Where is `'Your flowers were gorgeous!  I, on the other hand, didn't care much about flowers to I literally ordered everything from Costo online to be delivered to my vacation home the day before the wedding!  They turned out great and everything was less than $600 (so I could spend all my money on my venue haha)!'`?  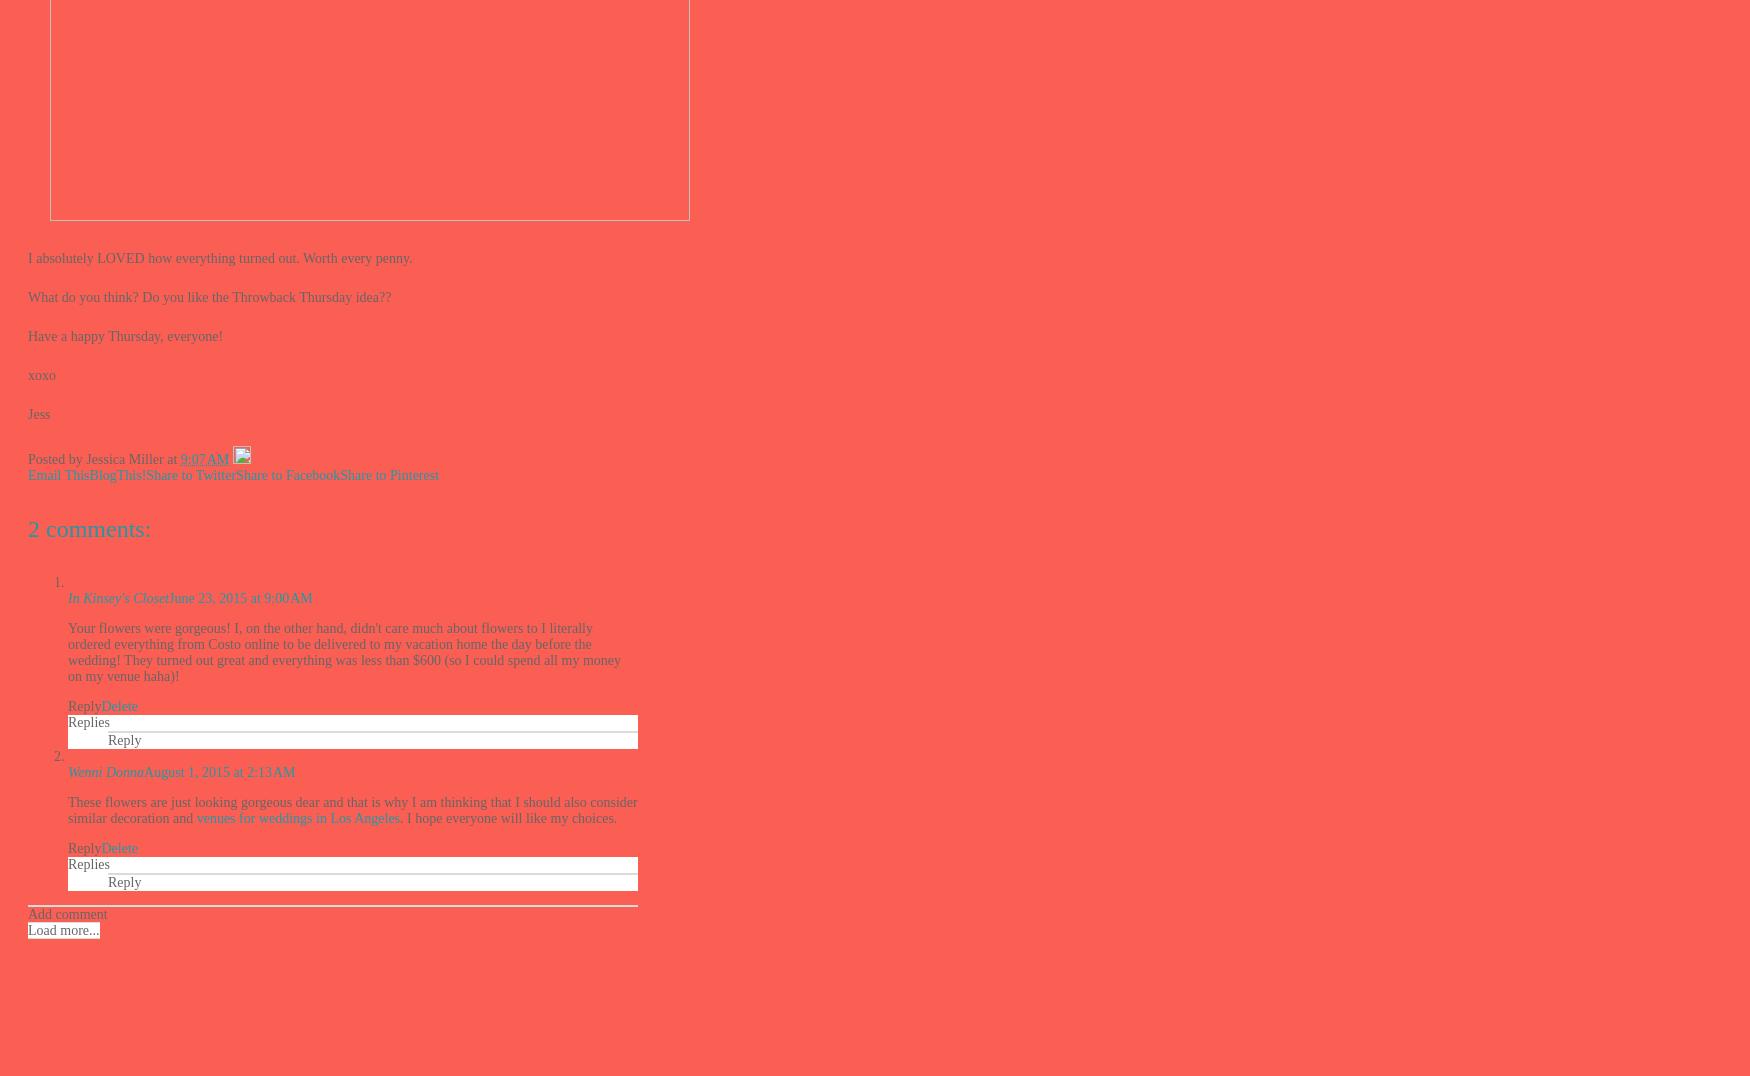
'Your flowers were gorgeous!  I, on the other hand, didn't care much about flowers to I literally ordered everything from Costo online to be delivered to my vacation home the day before the wedding!  They turned out great and everything was less than $600 (so I could spend all my money on my venue haha)!' is located at coordinates (344, 650).